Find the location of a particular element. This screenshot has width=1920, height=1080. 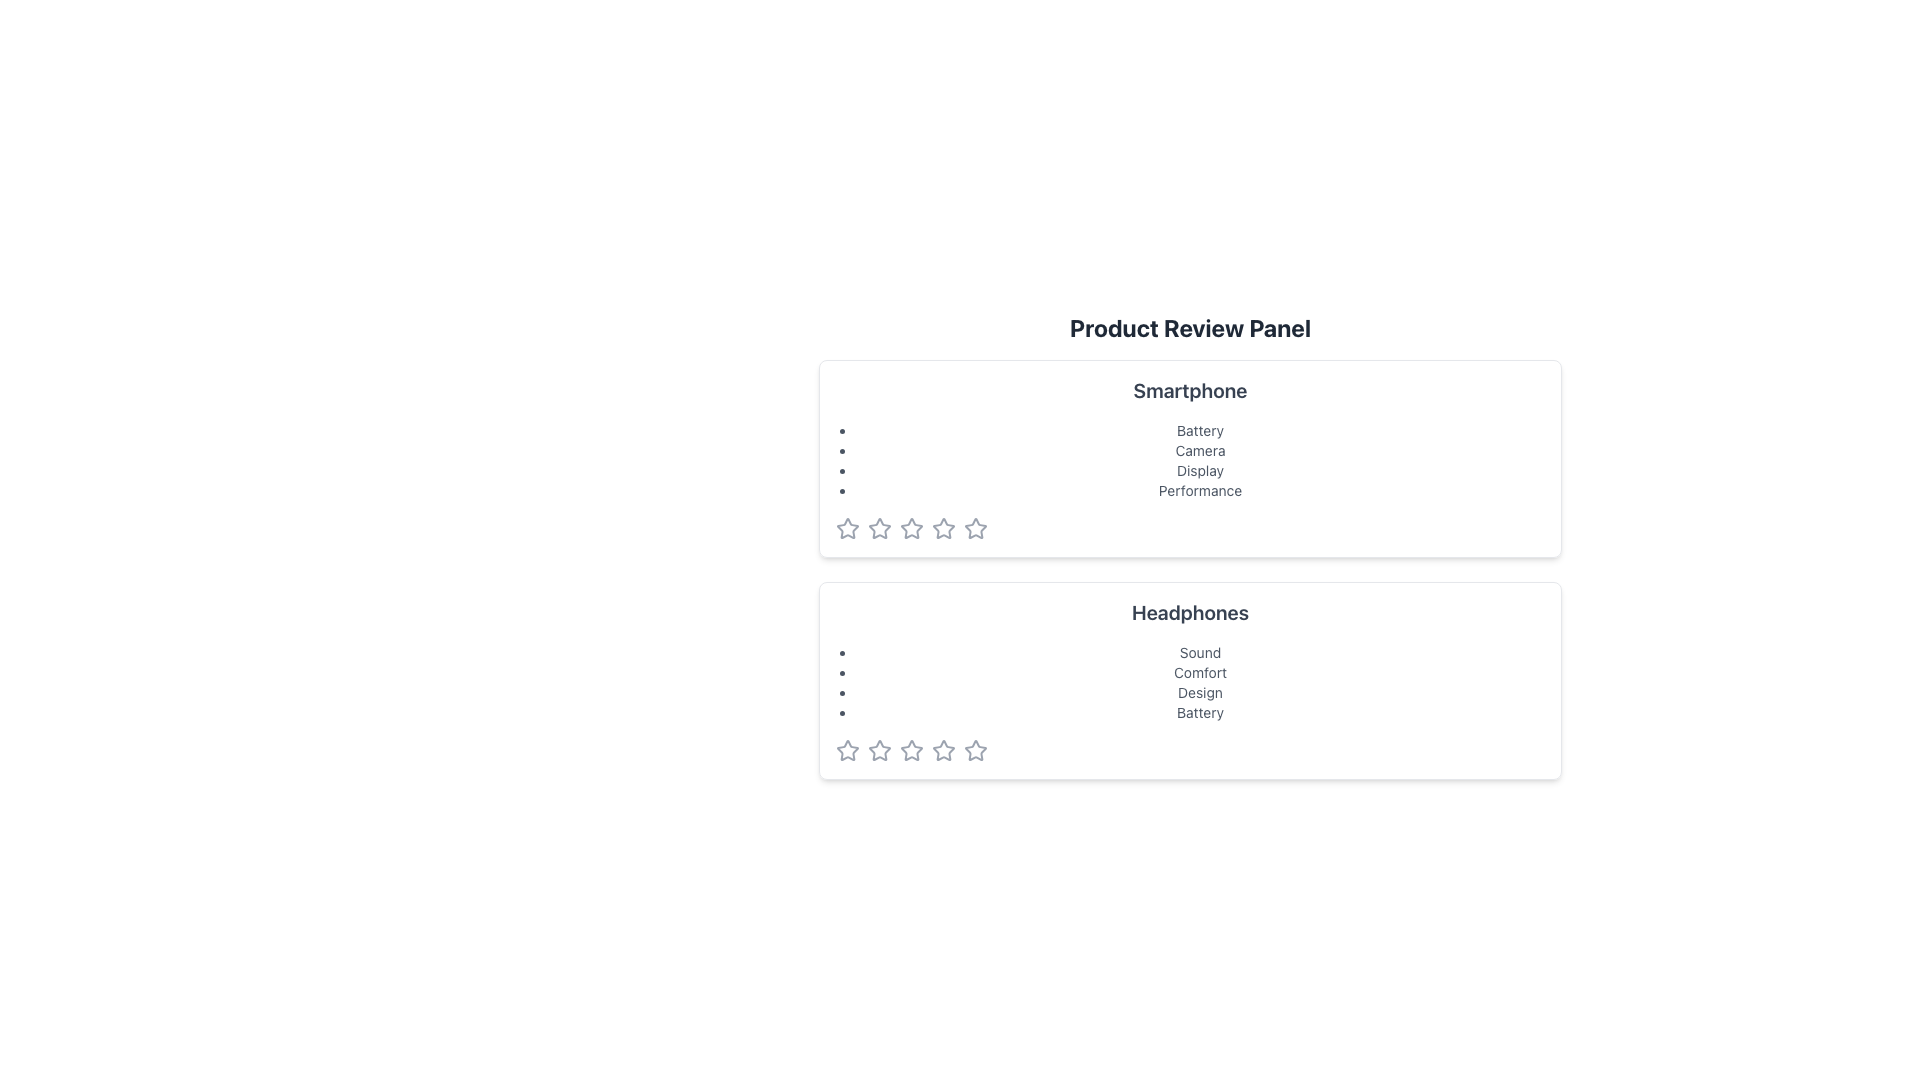

the text label representing the first item in the 'Headphones' section, which indicates a category or feature related to headphones is located at coordinates (1200, 652).